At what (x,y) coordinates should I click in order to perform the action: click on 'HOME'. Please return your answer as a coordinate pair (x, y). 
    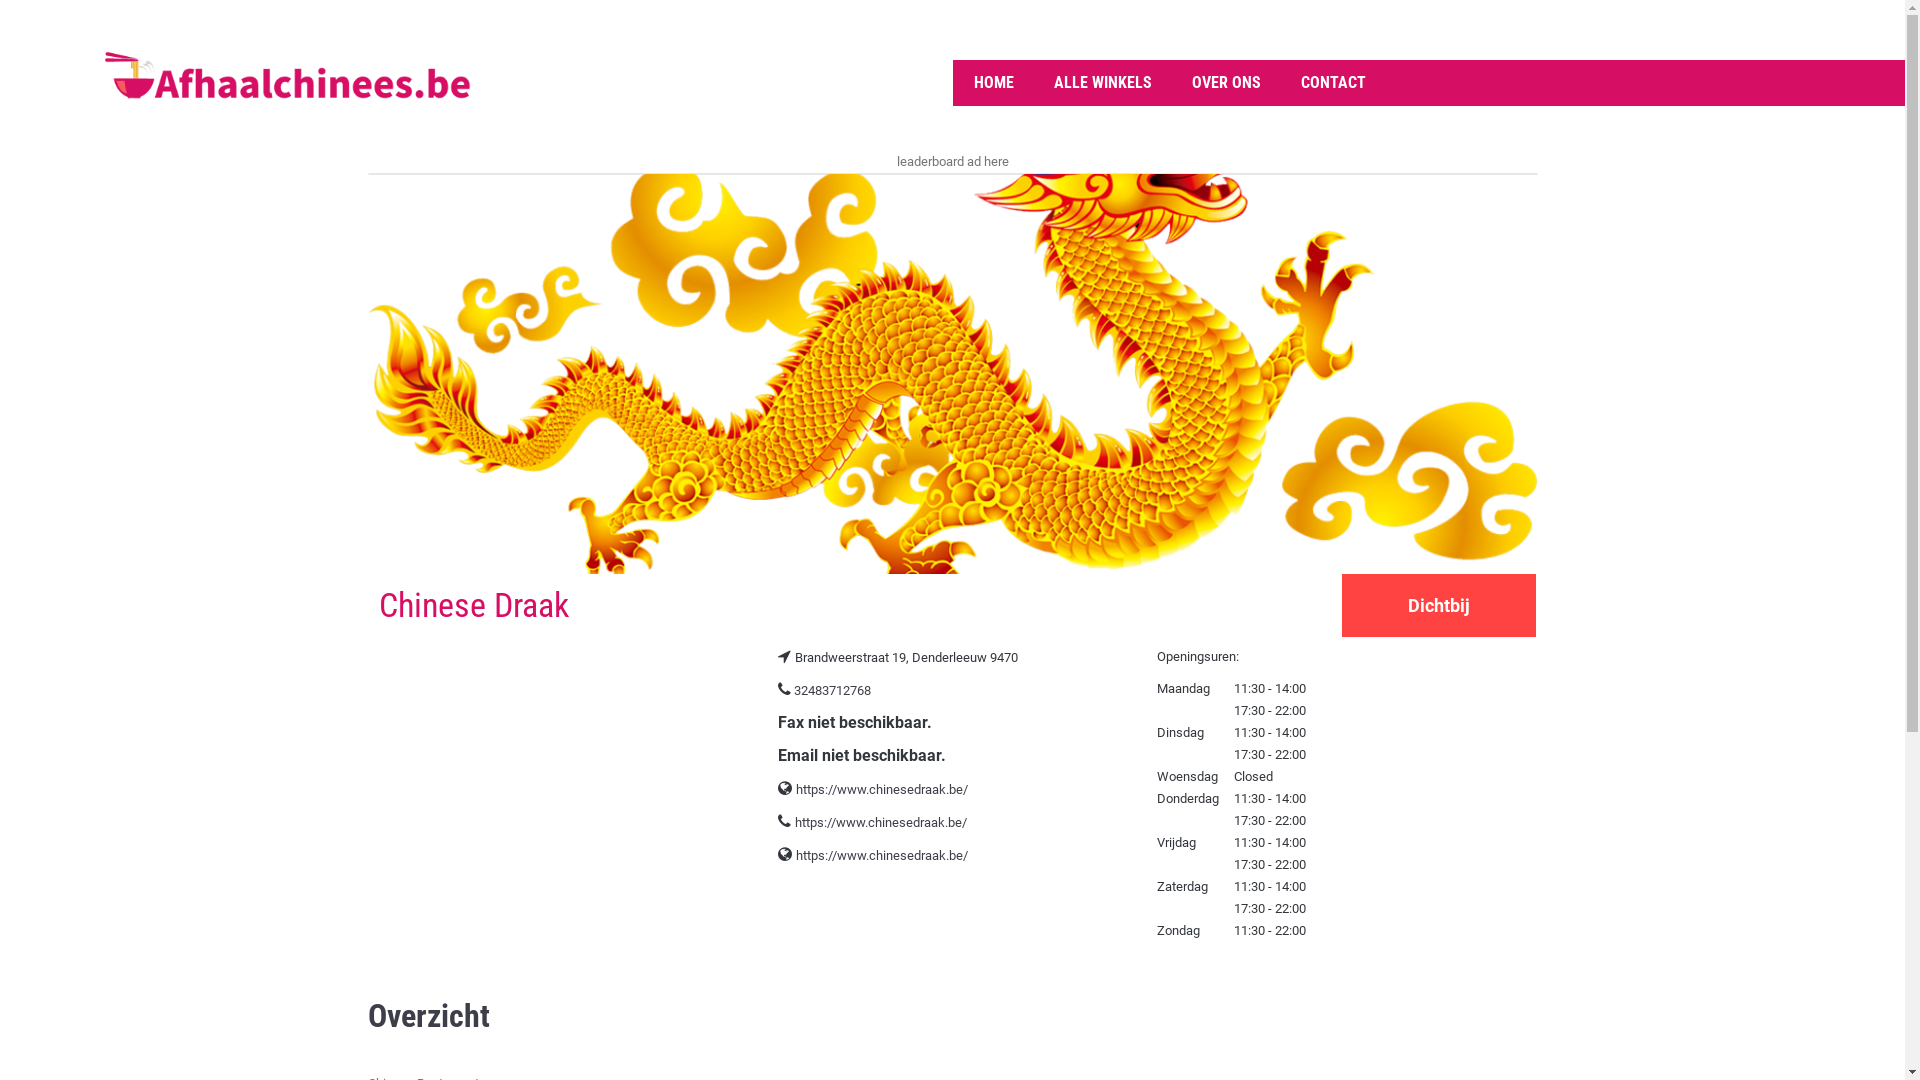
    Looking at the image, I should click on (993, 82).